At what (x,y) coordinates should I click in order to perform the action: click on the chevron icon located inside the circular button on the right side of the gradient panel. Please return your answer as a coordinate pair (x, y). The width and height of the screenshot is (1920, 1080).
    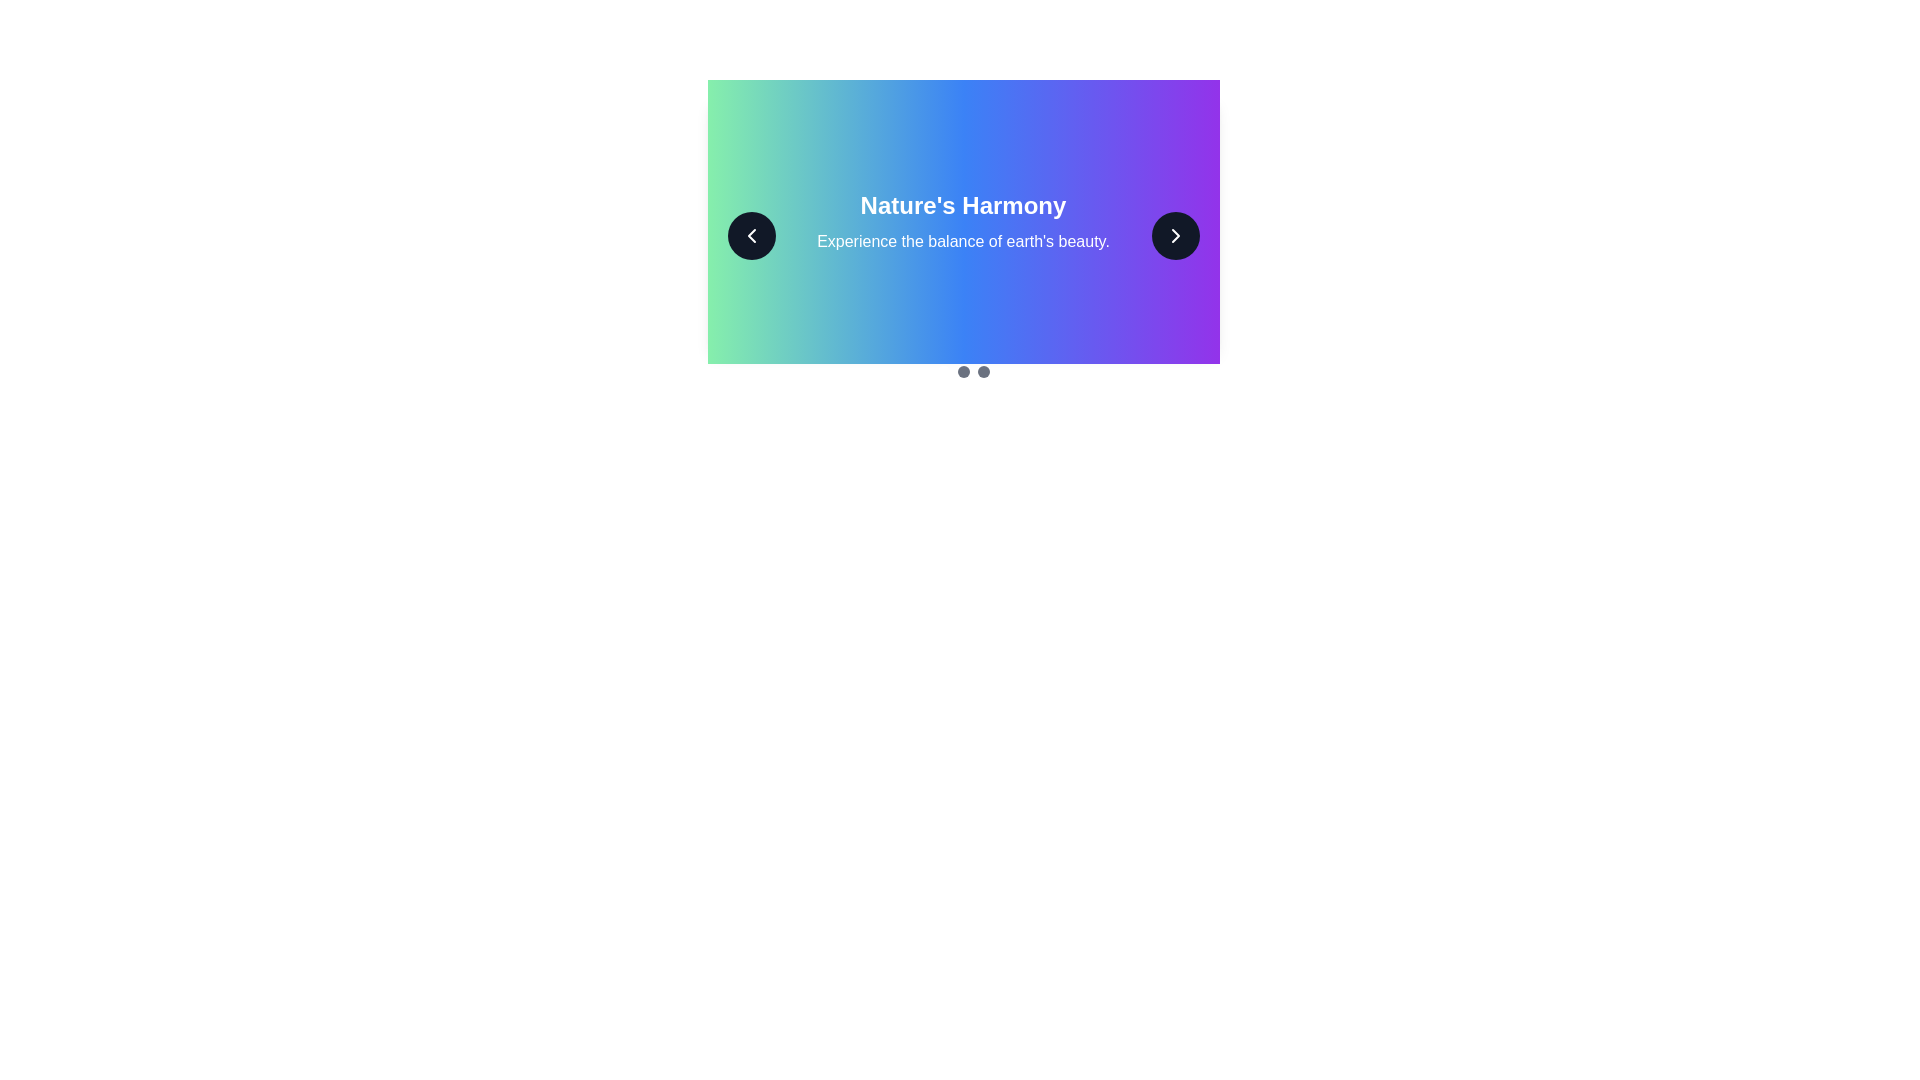
    Looking at the image, I should click on (1175, 234).